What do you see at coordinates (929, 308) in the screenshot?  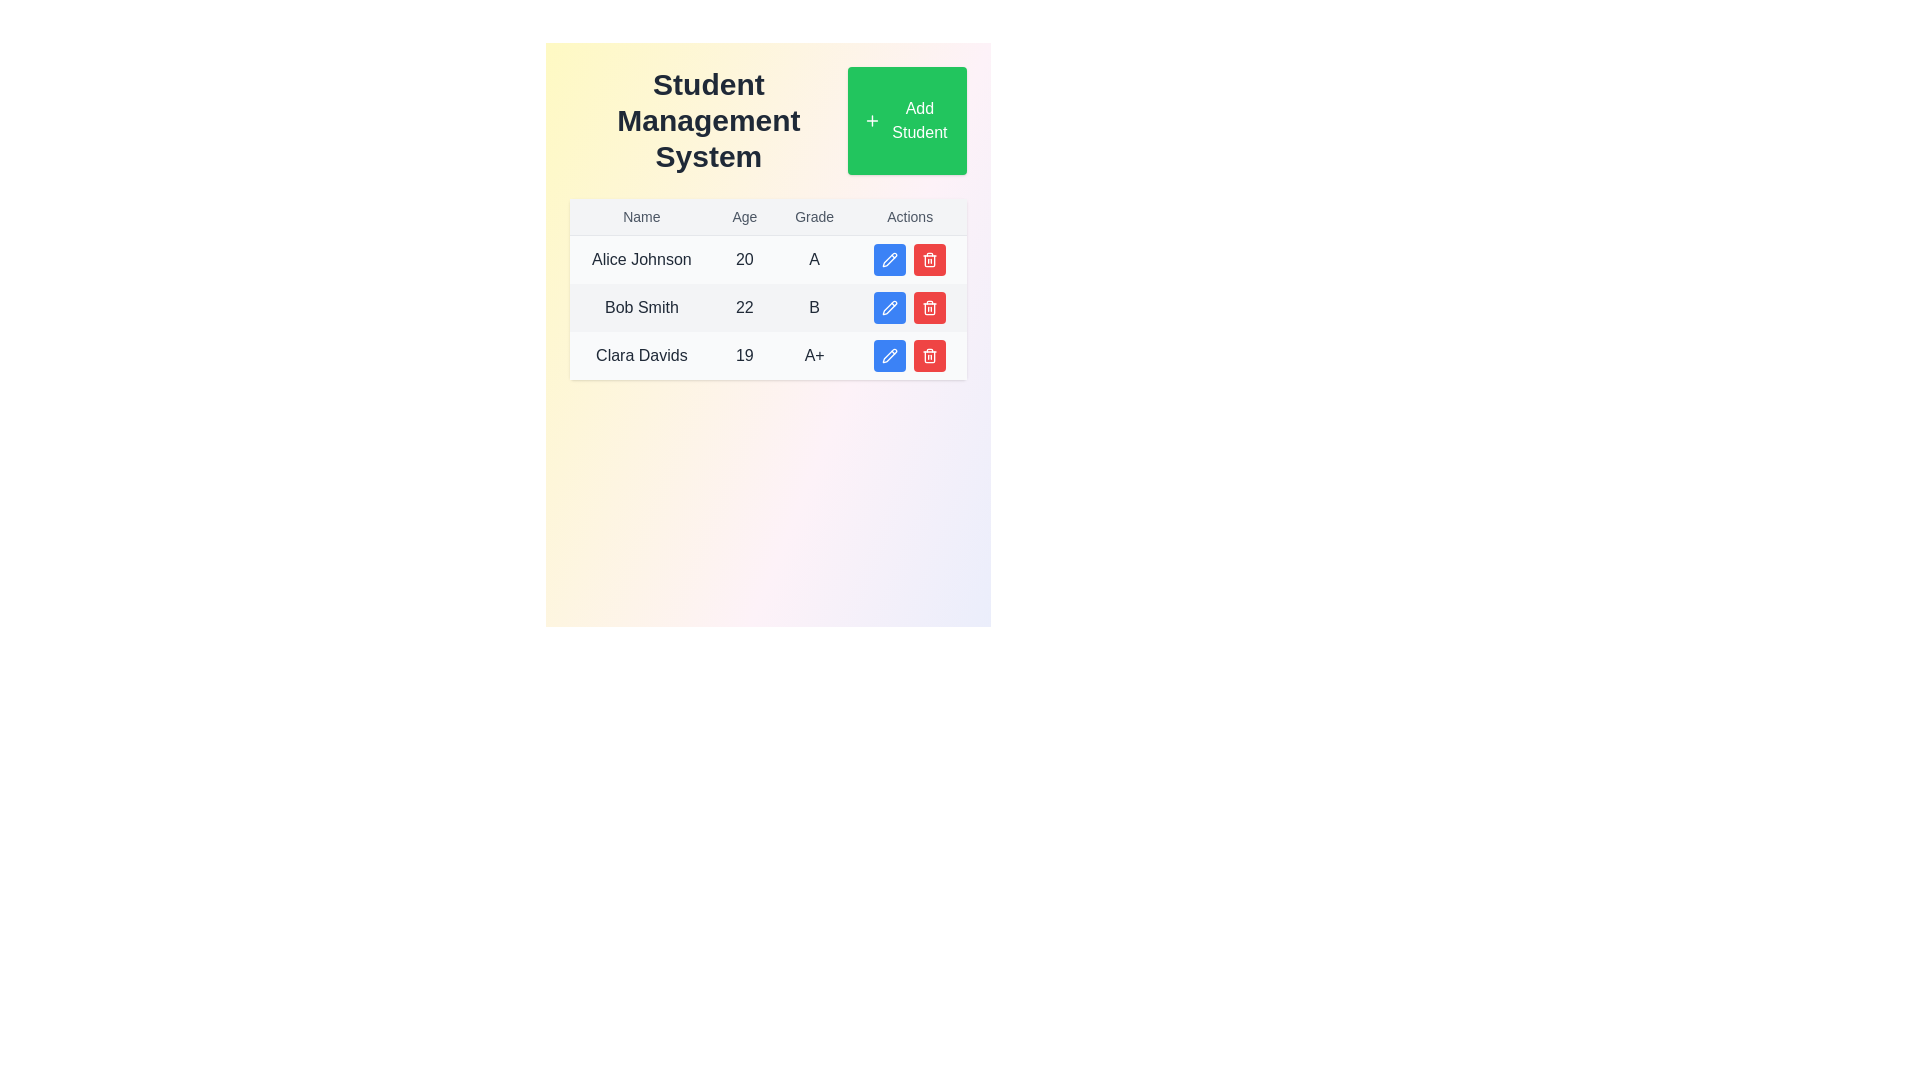 I see `the delete button for the row associated with Bob Smith in the Actions column` at bounding box center [929, 308].